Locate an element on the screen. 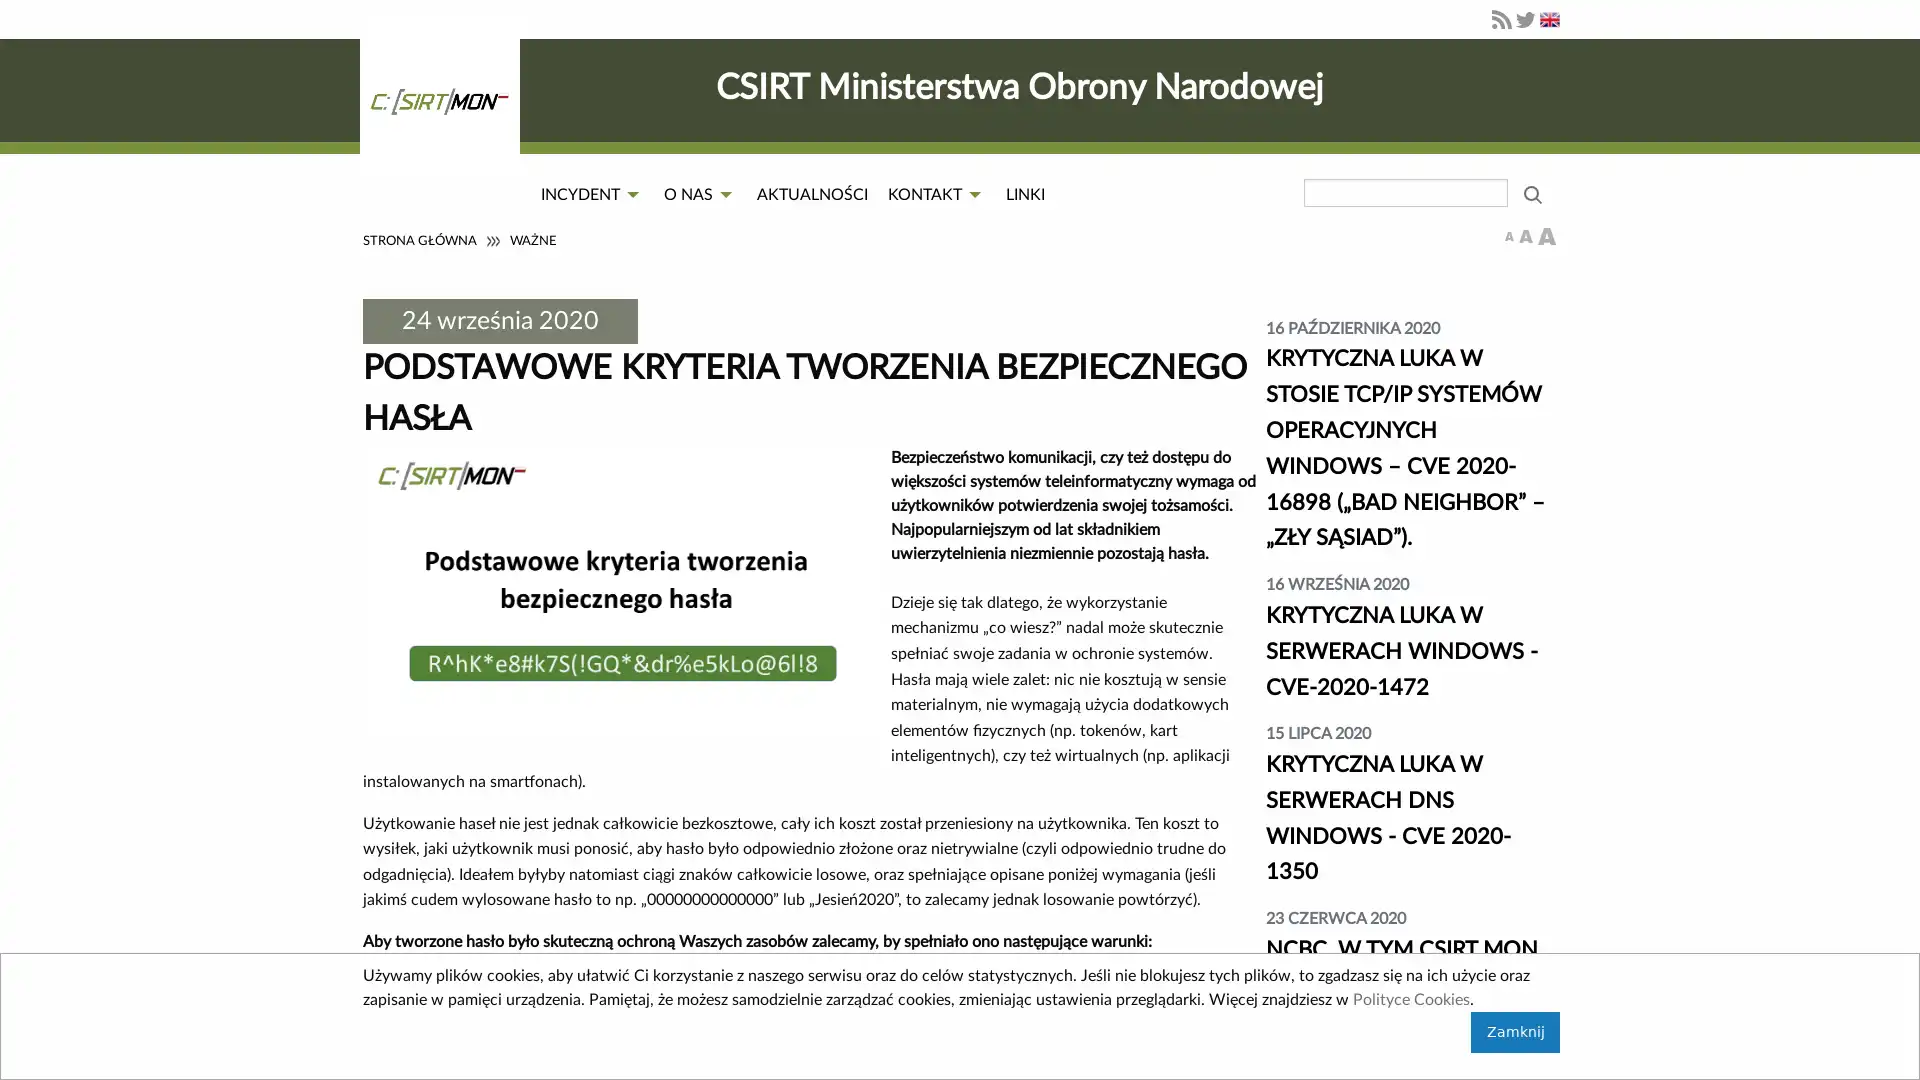 The height and width of the screenshot is (1080, 1920). Zamknij is located at coordinates (1515, 1032).